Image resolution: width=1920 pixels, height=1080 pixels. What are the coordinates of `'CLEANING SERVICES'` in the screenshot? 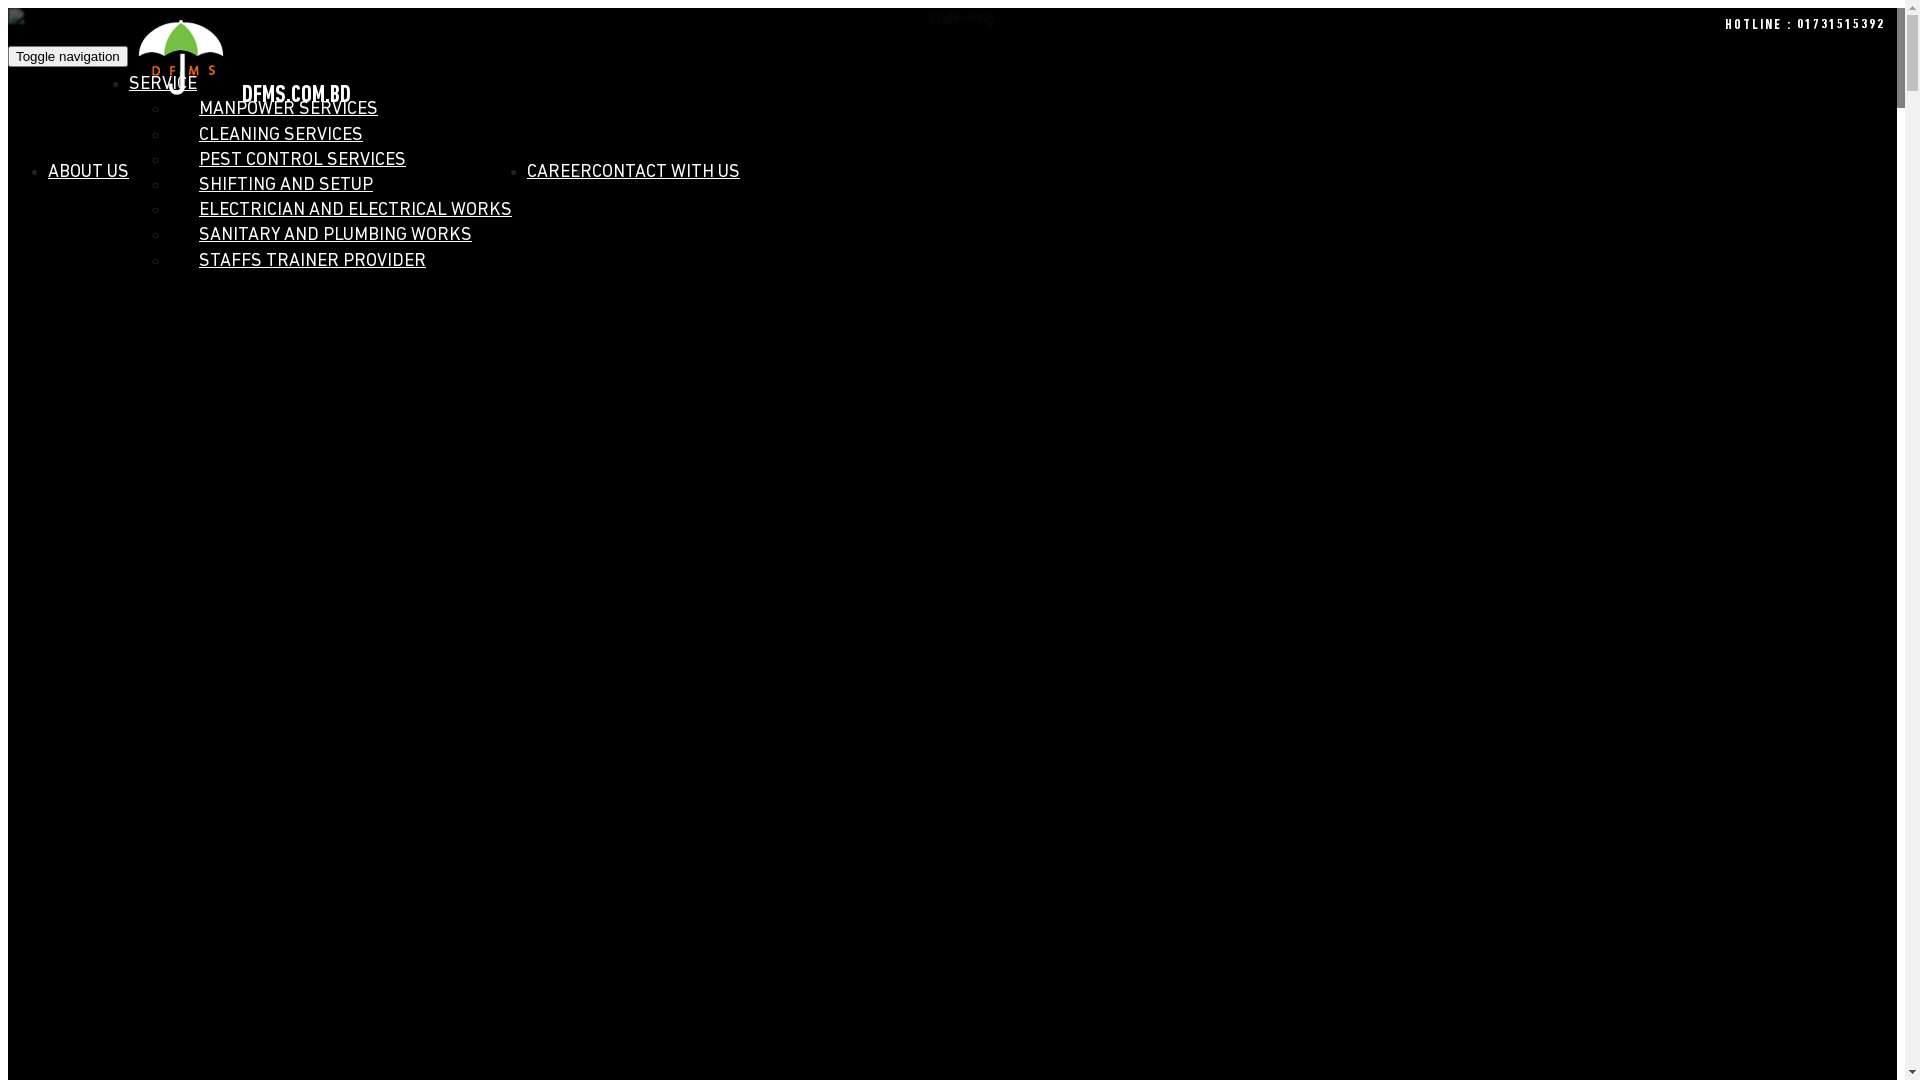 It's located at (272, 135).